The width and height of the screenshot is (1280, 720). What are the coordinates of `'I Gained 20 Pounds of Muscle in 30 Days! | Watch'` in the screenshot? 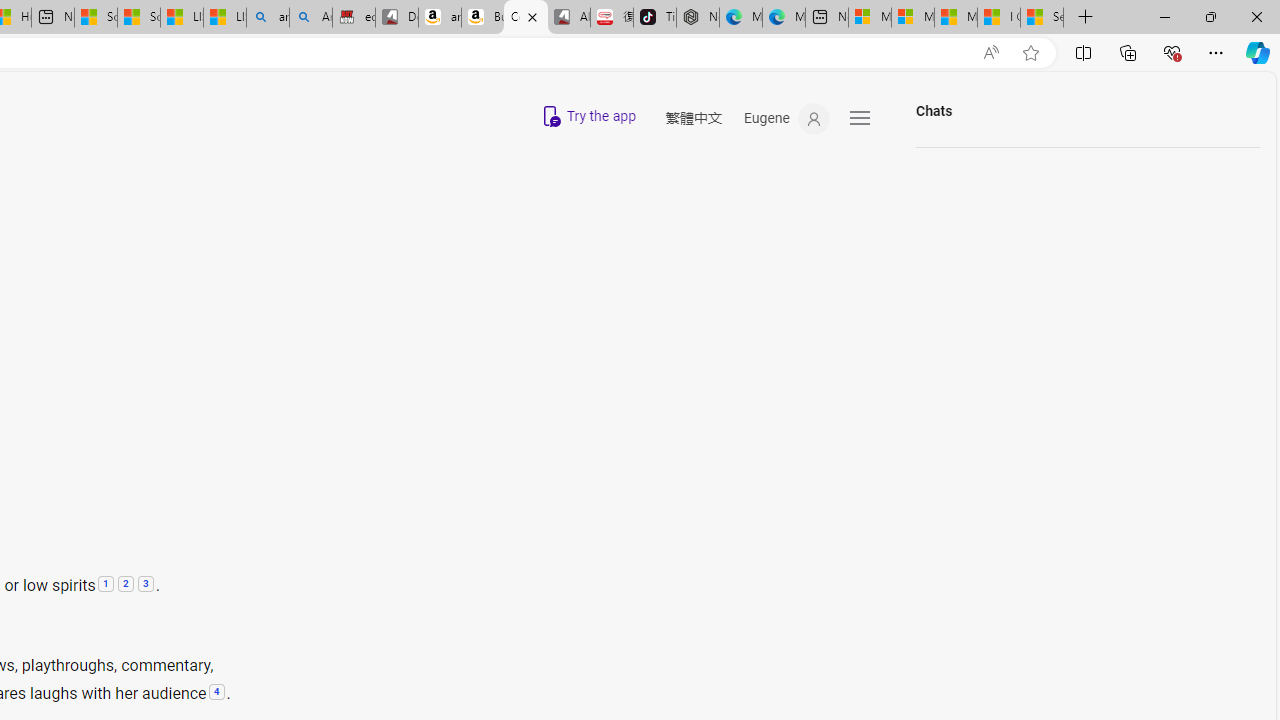 It's located at (999, 17).